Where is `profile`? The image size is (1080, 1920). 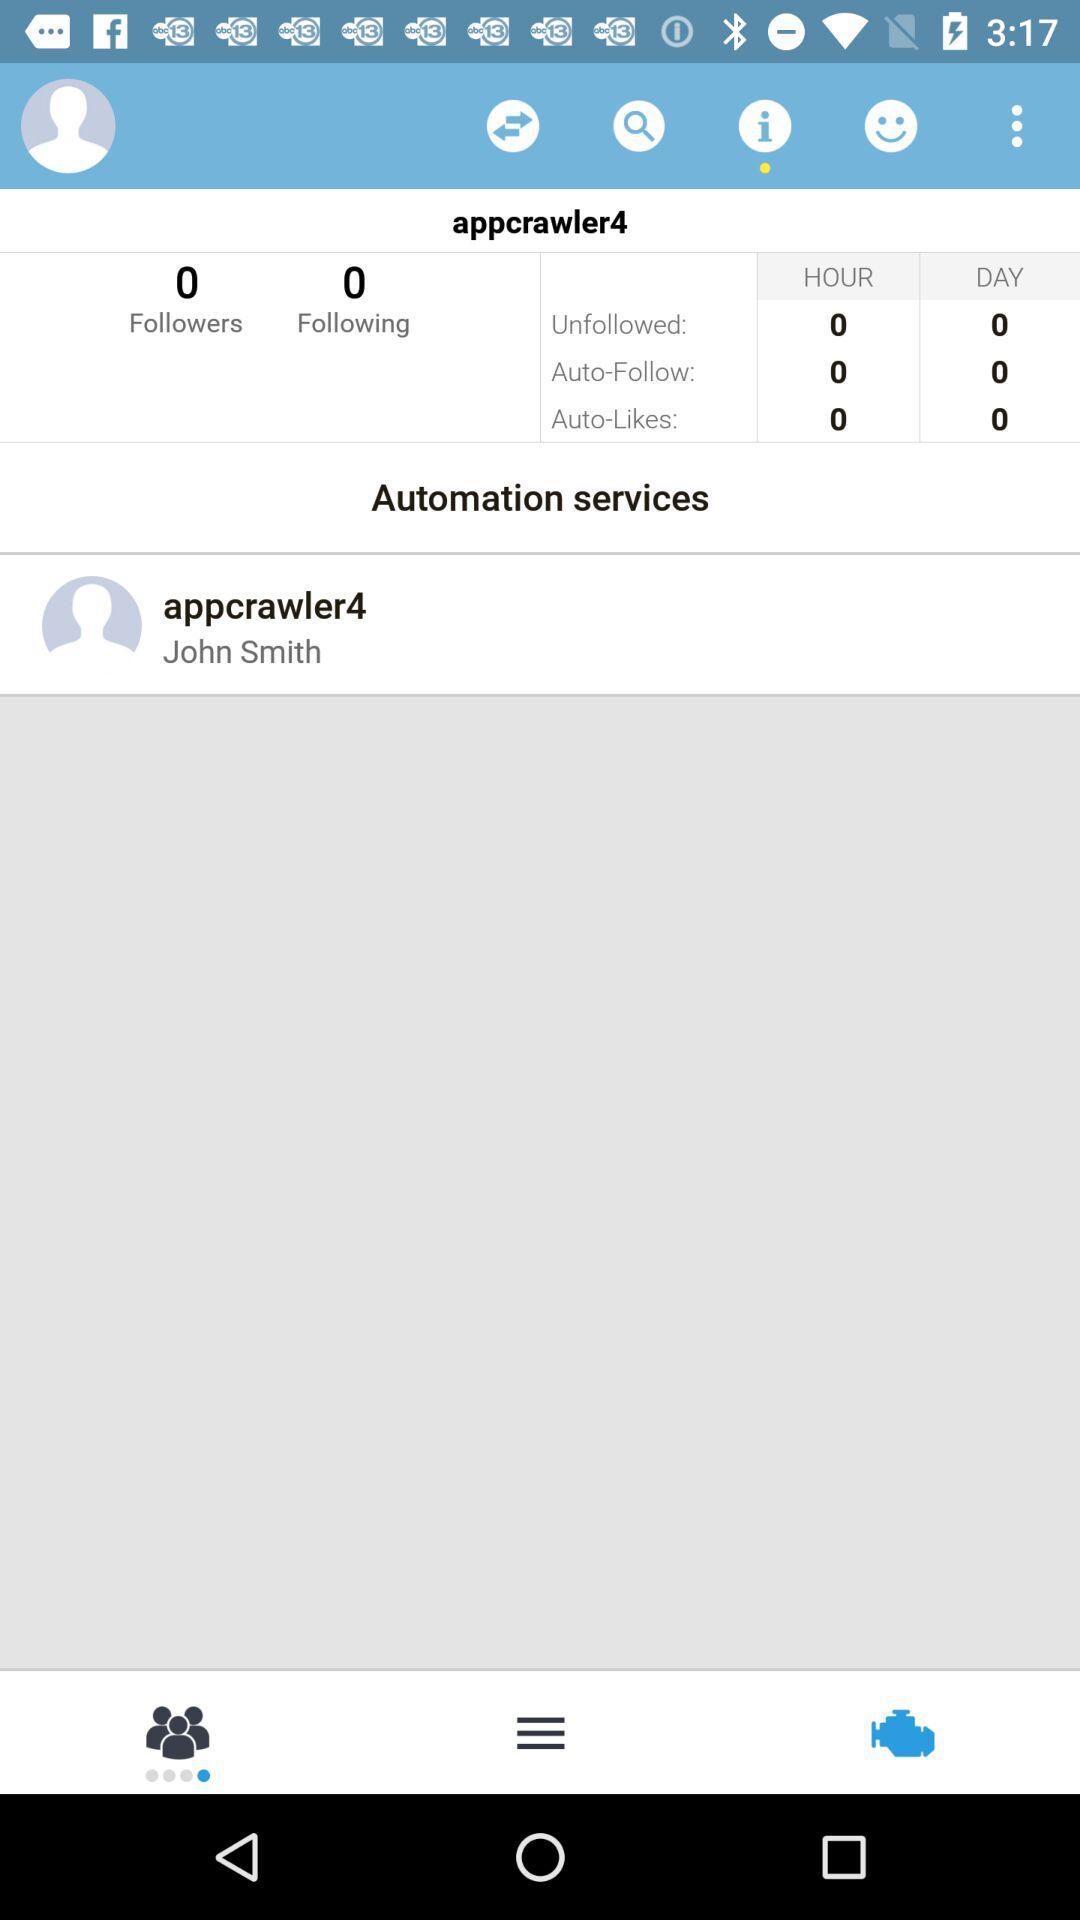 profile is located at coordinates (67, 124).